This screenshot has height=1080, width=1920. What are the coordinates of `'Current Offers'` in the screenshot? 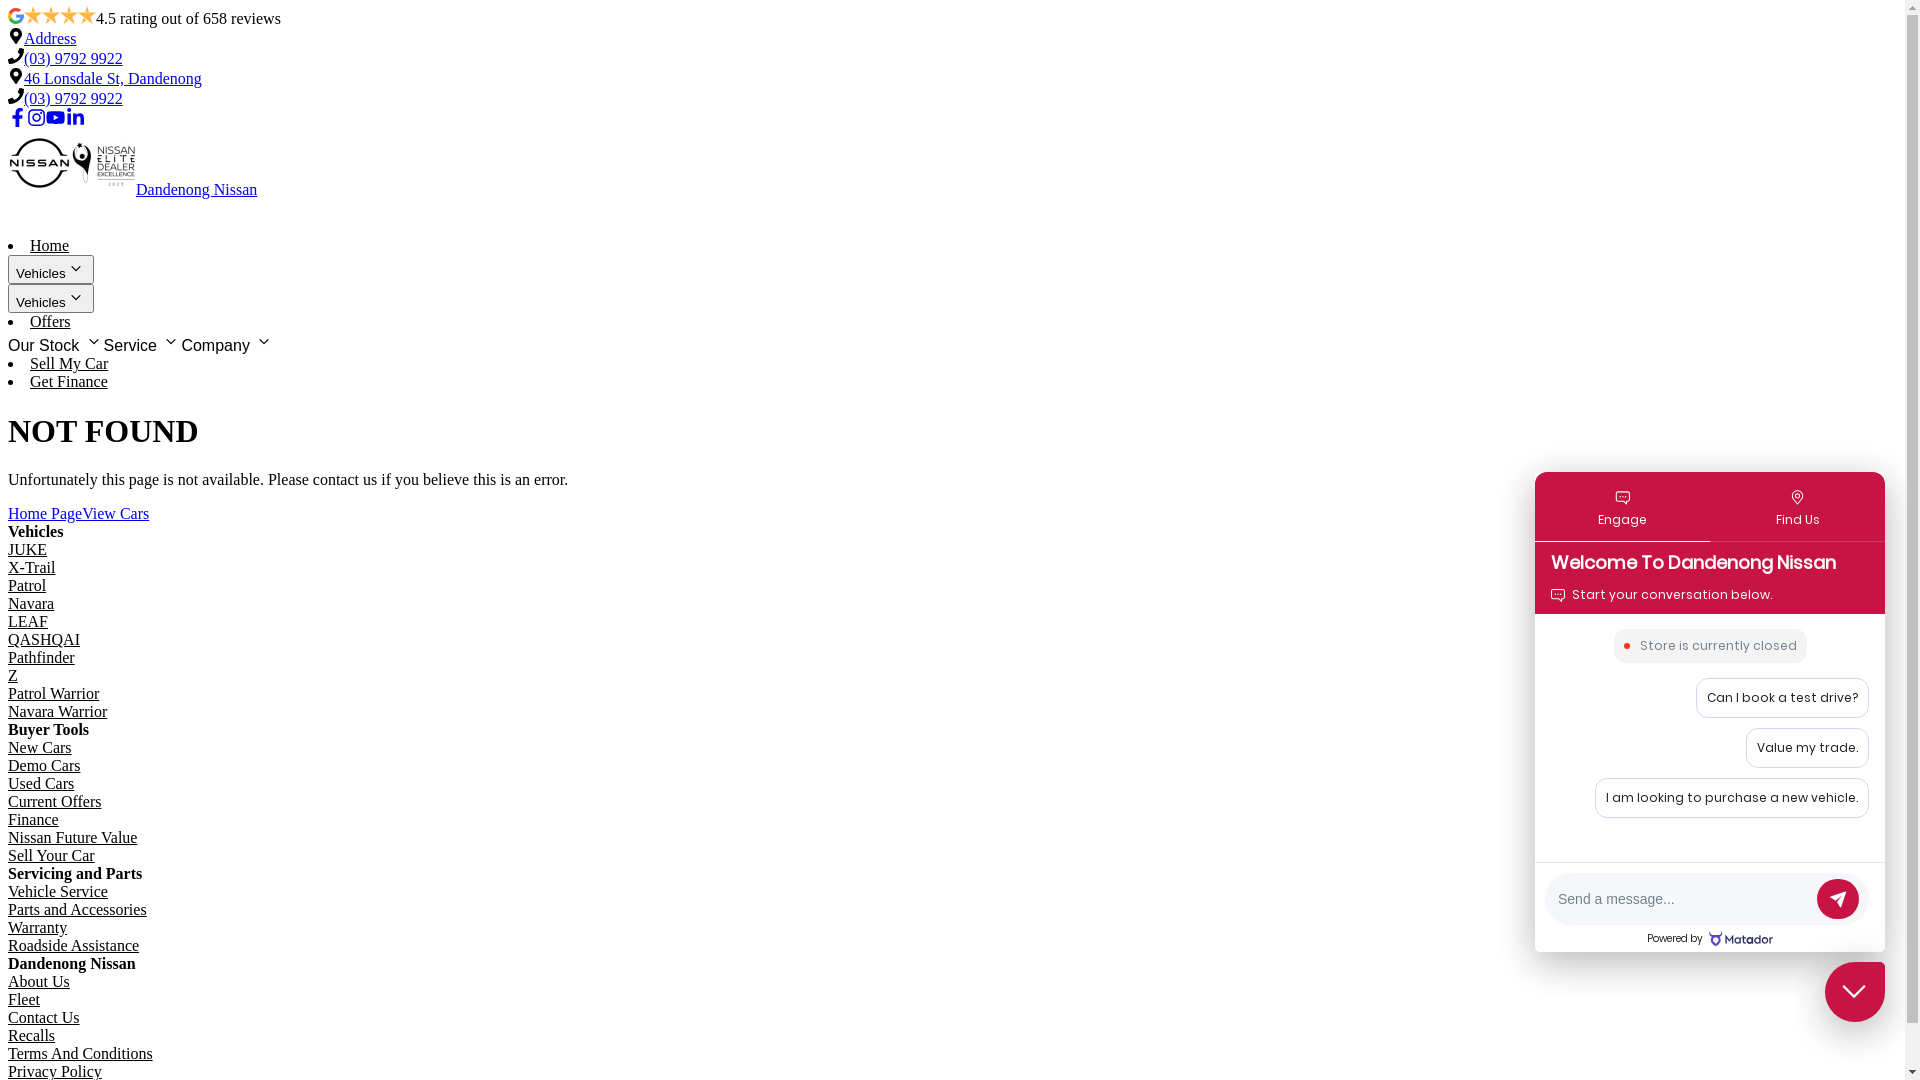 It's located at (8, 800).